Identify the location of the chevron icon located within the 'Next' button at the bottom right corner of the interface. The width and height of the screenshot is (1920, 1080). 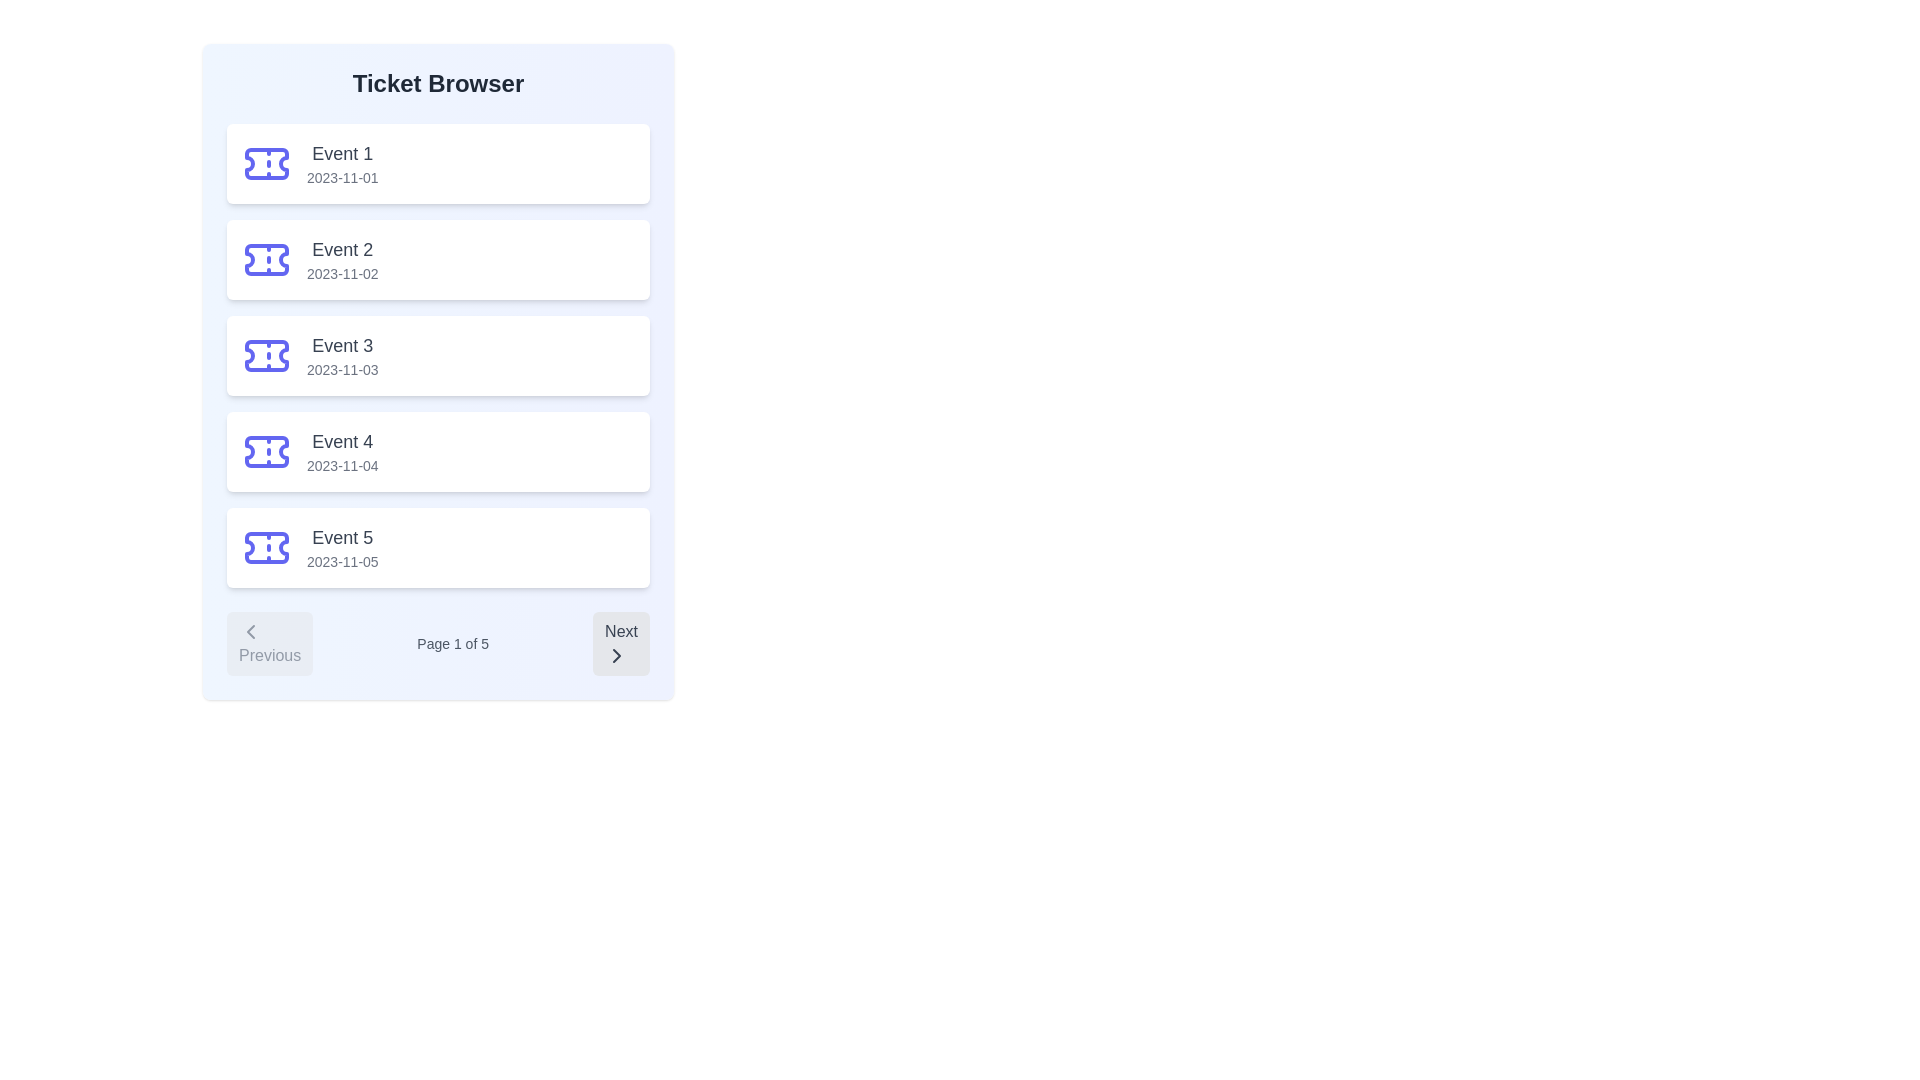
(616, 655).